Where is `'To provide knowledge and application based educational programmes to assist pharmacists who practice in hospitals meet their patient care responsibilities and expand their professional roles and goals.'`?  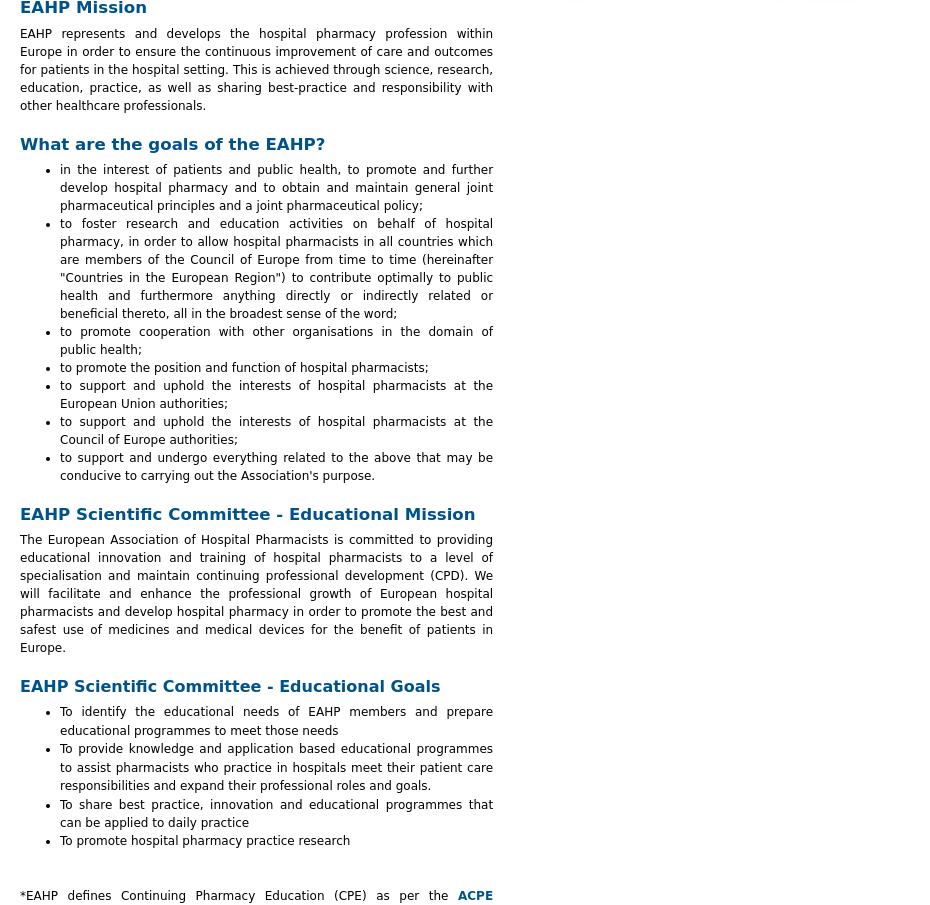 'To provide knowledge and application based educational programmes to assist pharmacists who practice in hospitals meet their patient care responsibilities and expand their professional roles and goals.' is located at coordinates (276, 767).